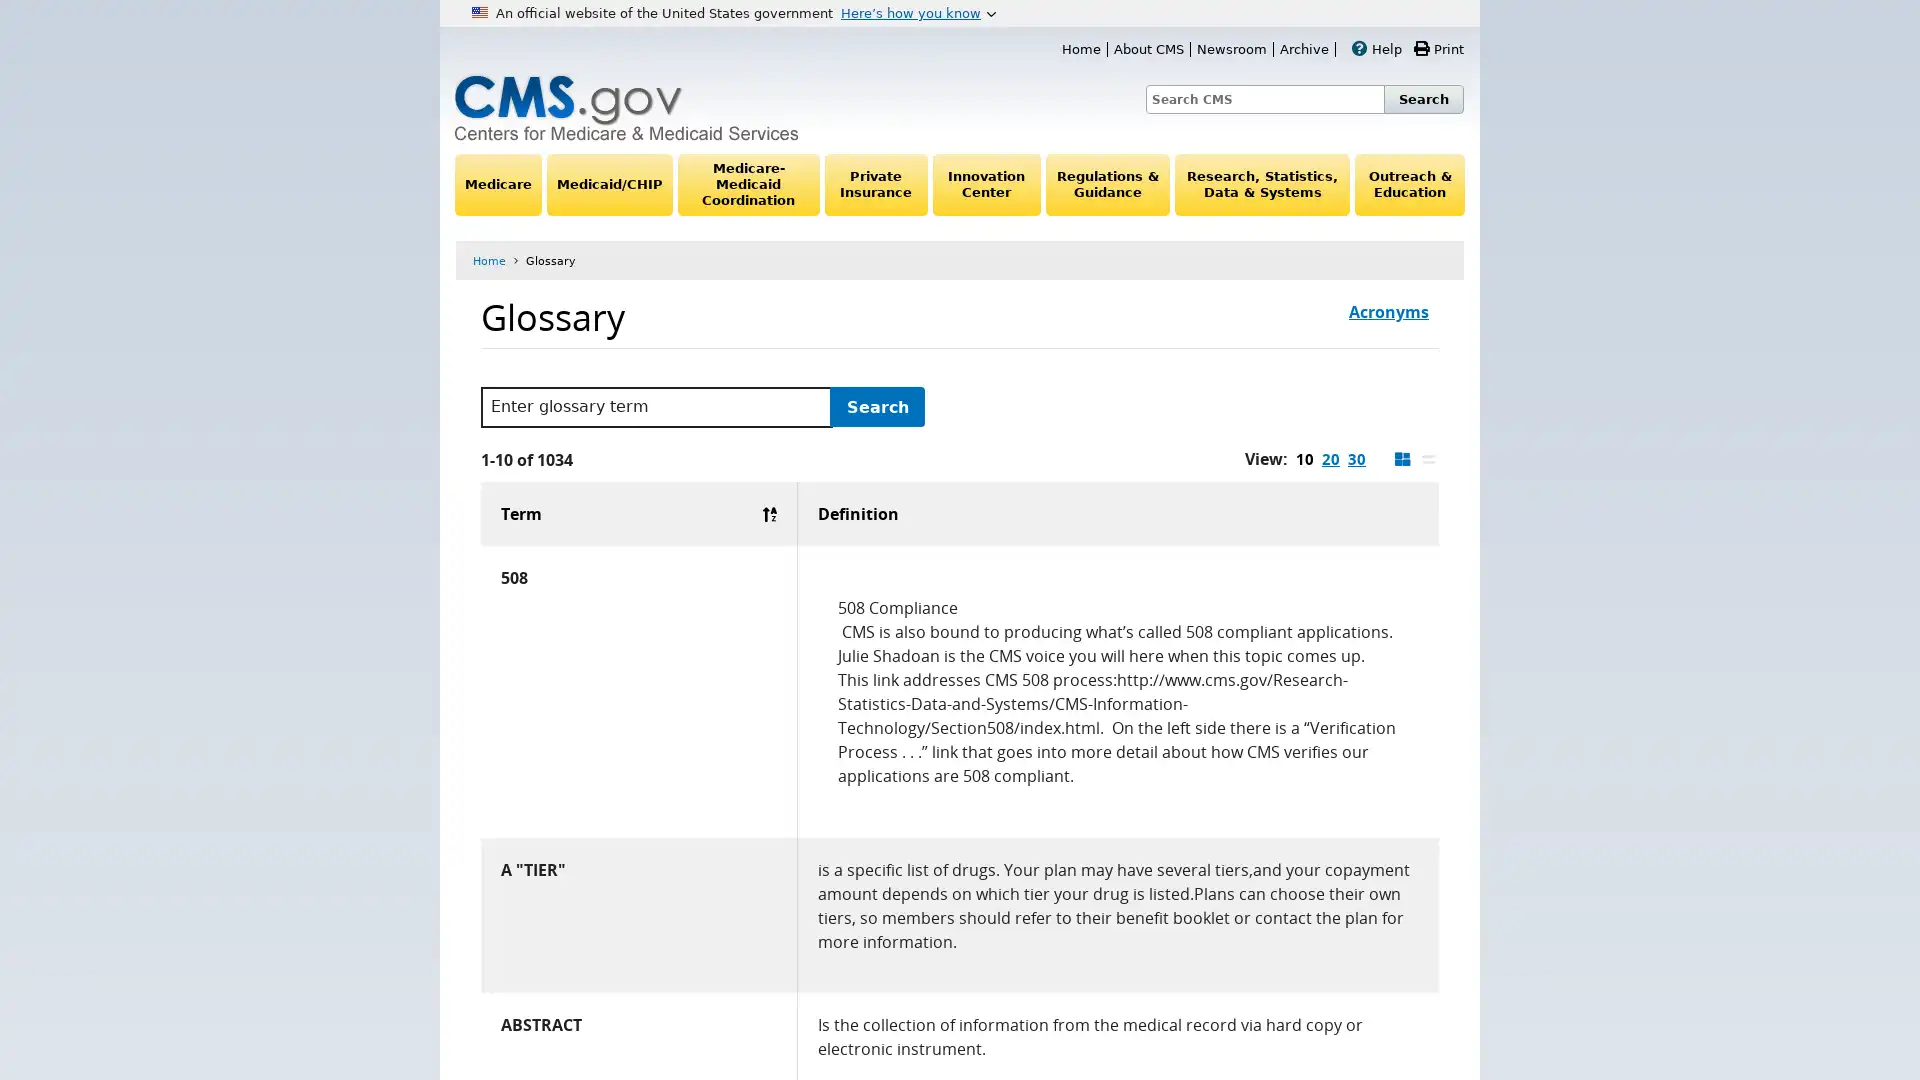 Image resolution: width=1920 pixels, height=1080 pixels. Describe the element at coordinates (877, 406) in the screenshot. I see `Search` at that location.